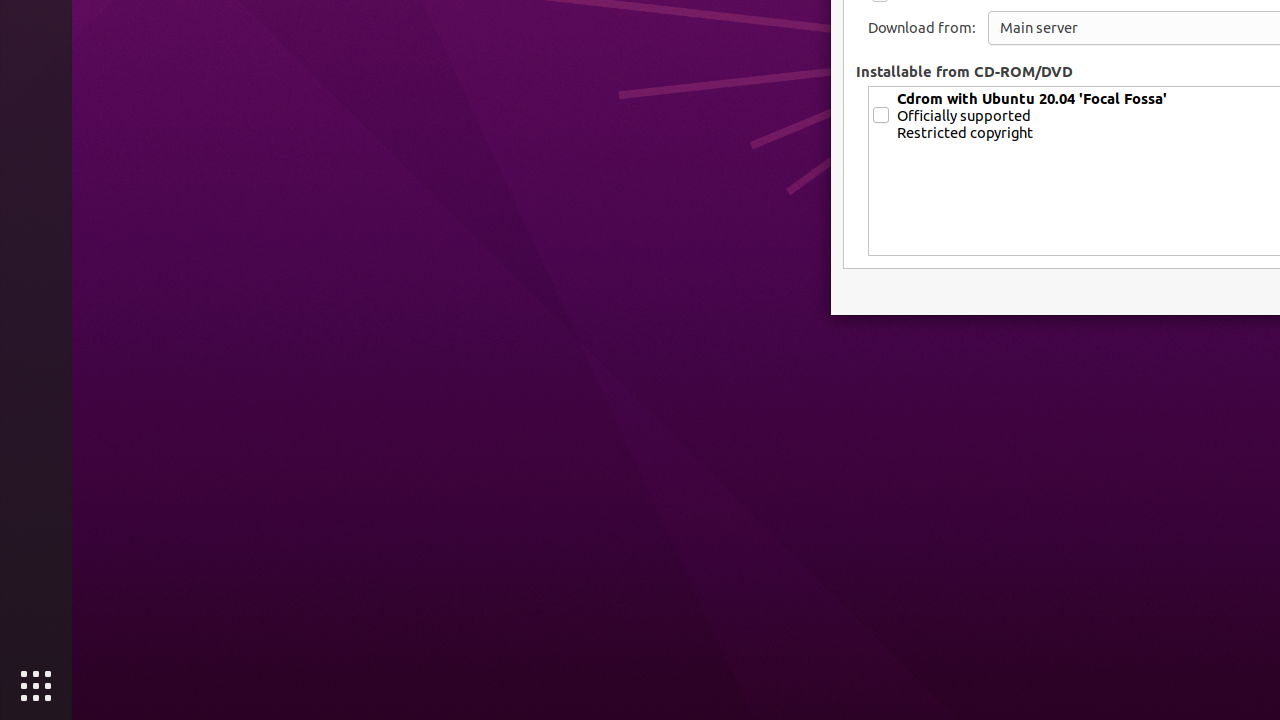 The image size is (1280, 720). Describe the element at coordinates (920, 28) in the screenshot. I see `'Download from:'` at that location.